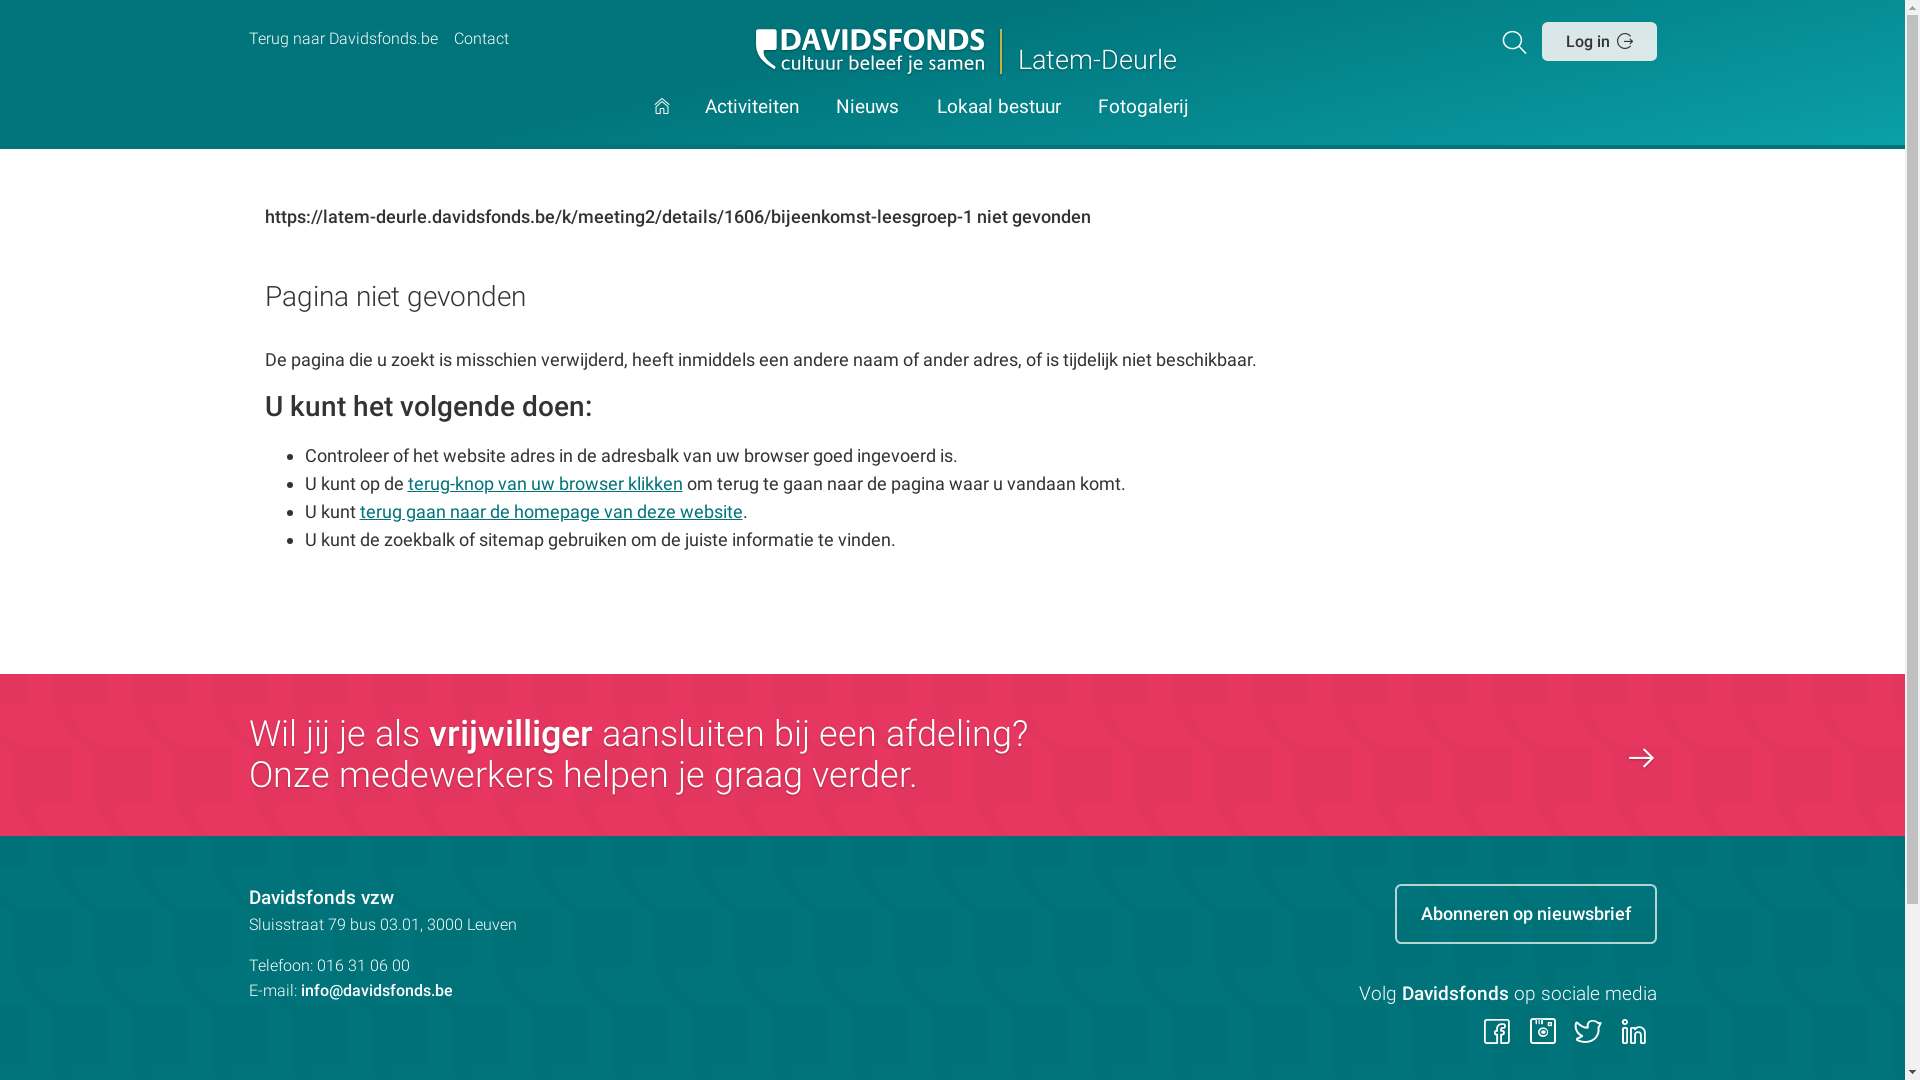 Image resolution: width=1920 pixels, height=1080 pixels. What do you see at coordinates (867, 123) in the screenshot?
I see `'Nieuws'` at bounding box center [867, 123].